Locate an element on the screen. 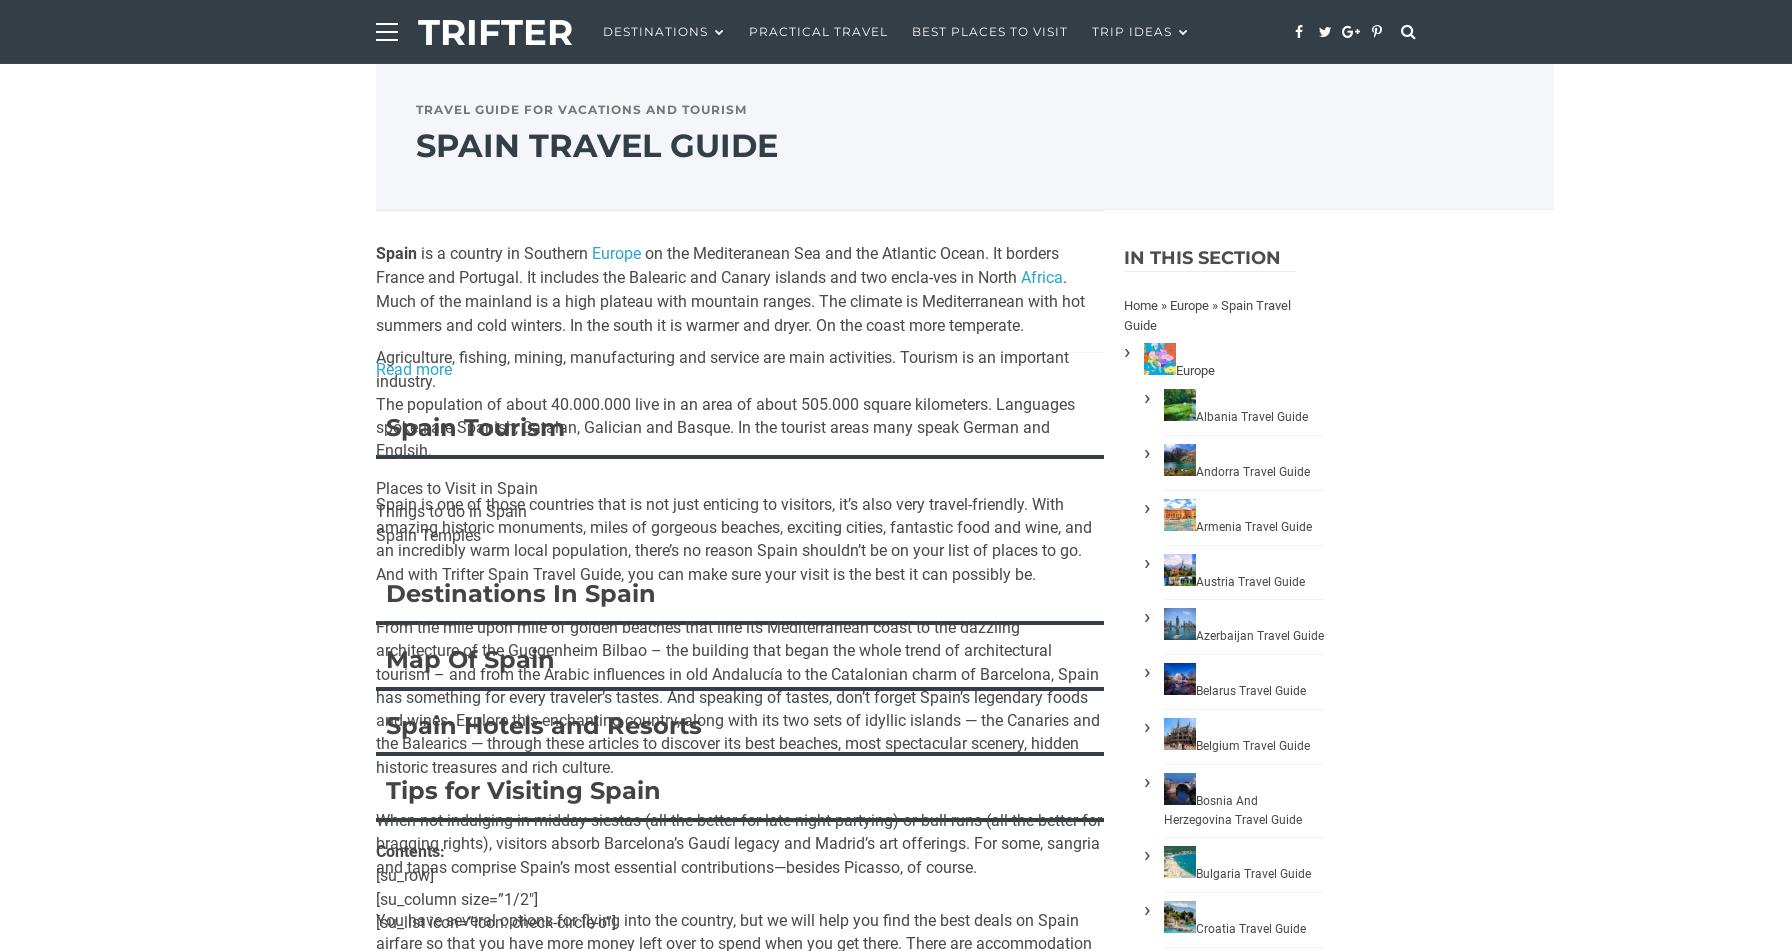 The image size is (1792, 951). 'Albania Travel Guide' is located at coordinates (1252, 416).